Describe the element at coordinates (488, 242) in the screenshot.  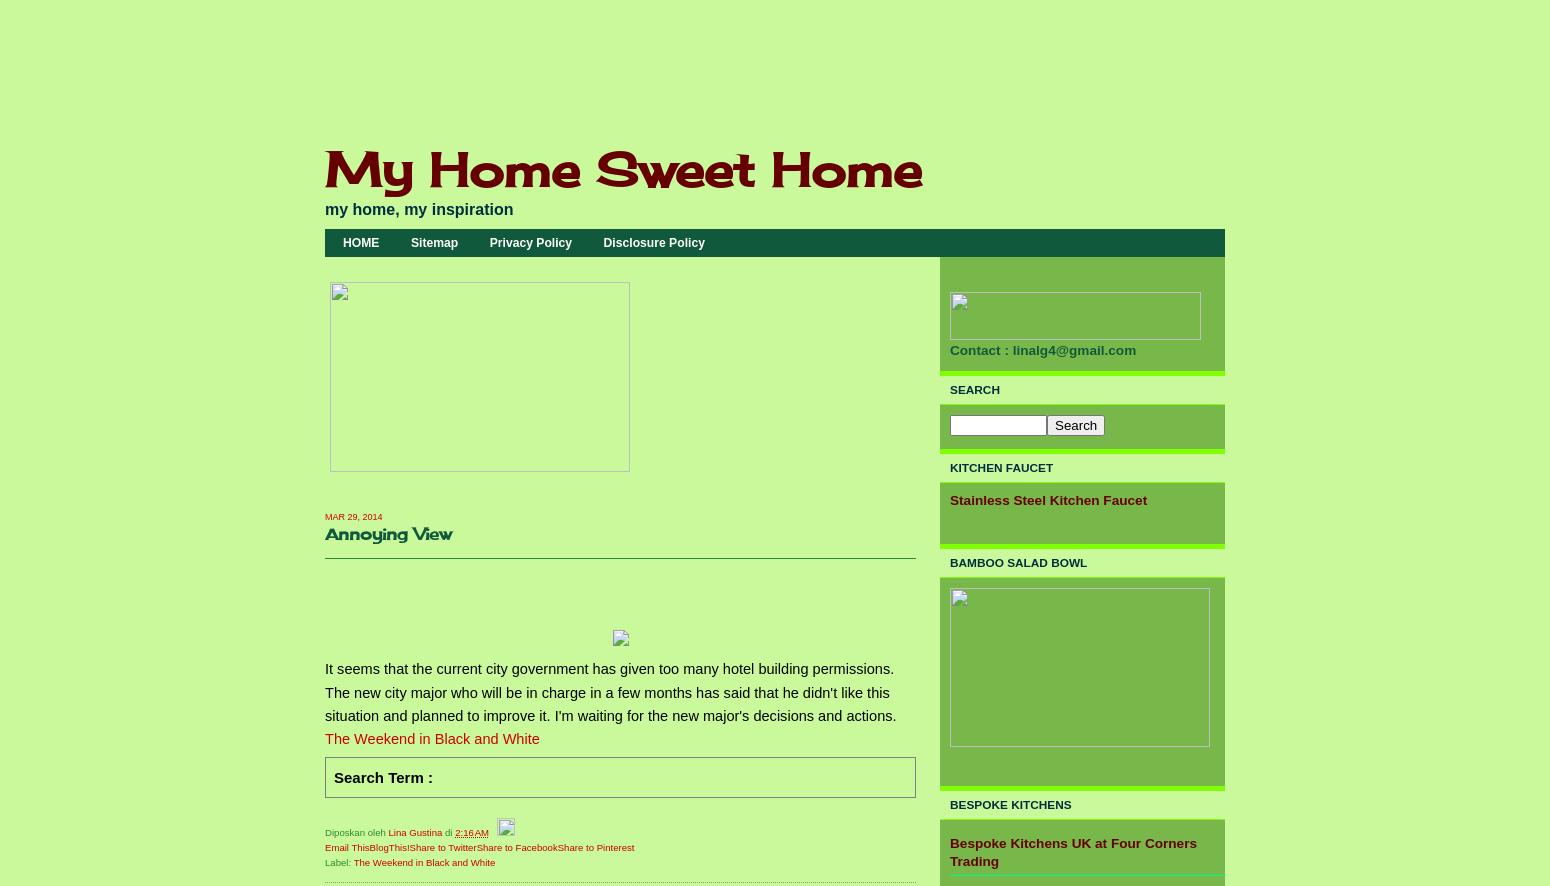
I see `'Privacy Policy'` at that location.